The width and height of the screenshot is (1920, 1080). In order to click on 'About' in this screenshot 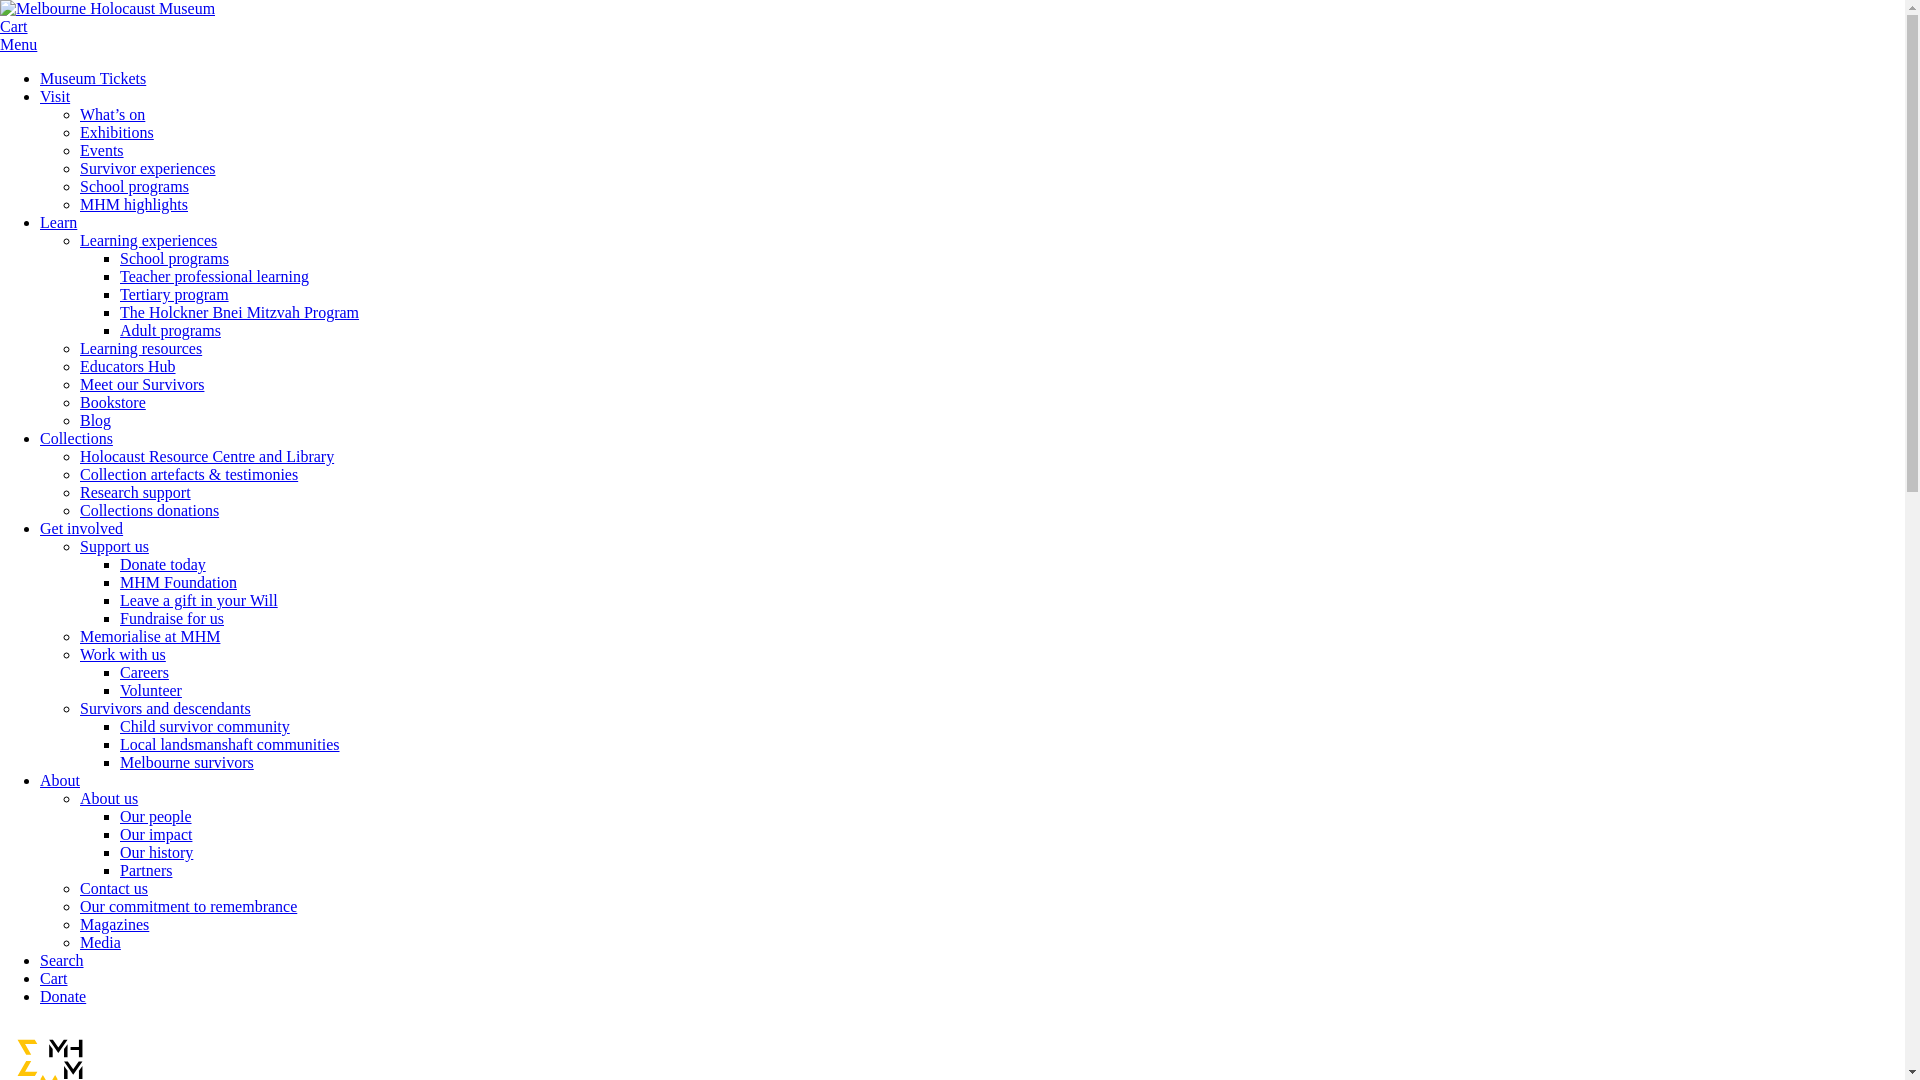, I will do `click(59, 779)`.